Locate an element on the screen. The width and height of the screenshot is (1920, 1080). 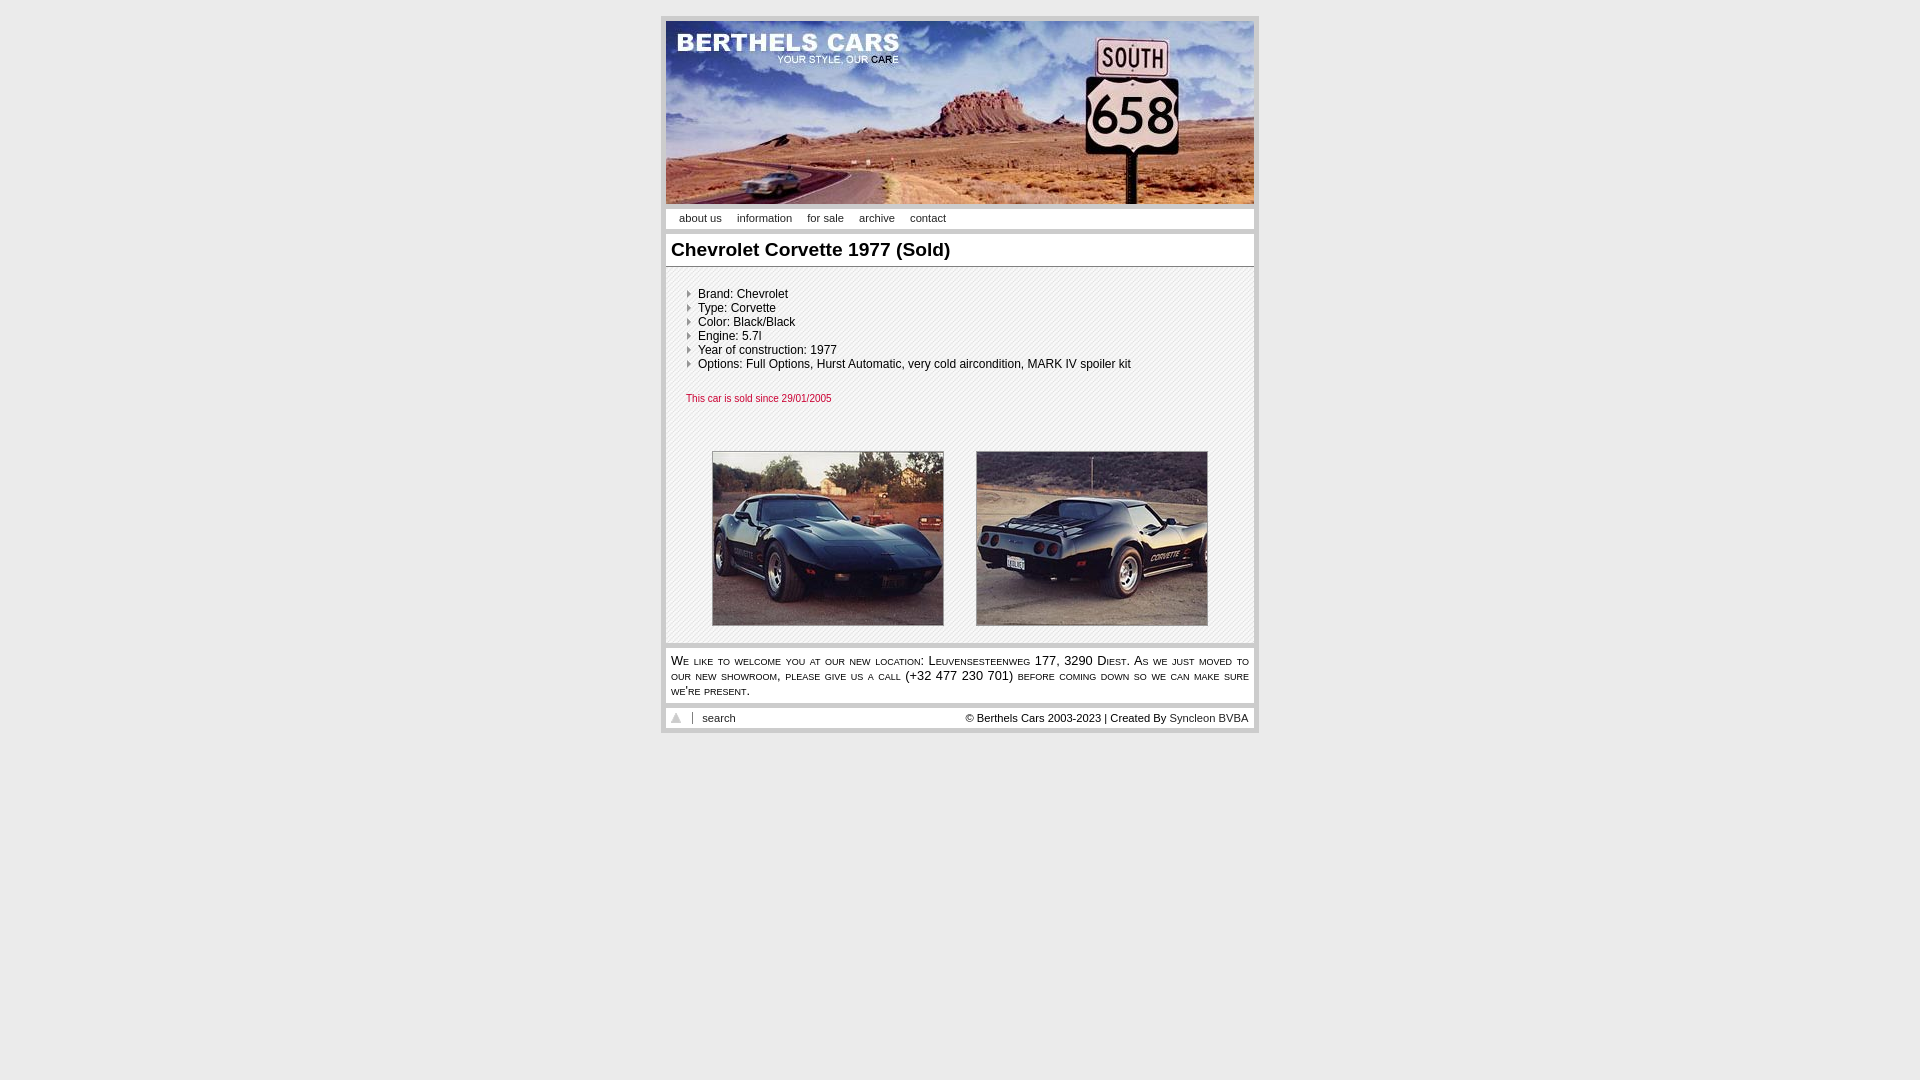
'Go to the top of the page' is located at coordinates (676, 717).